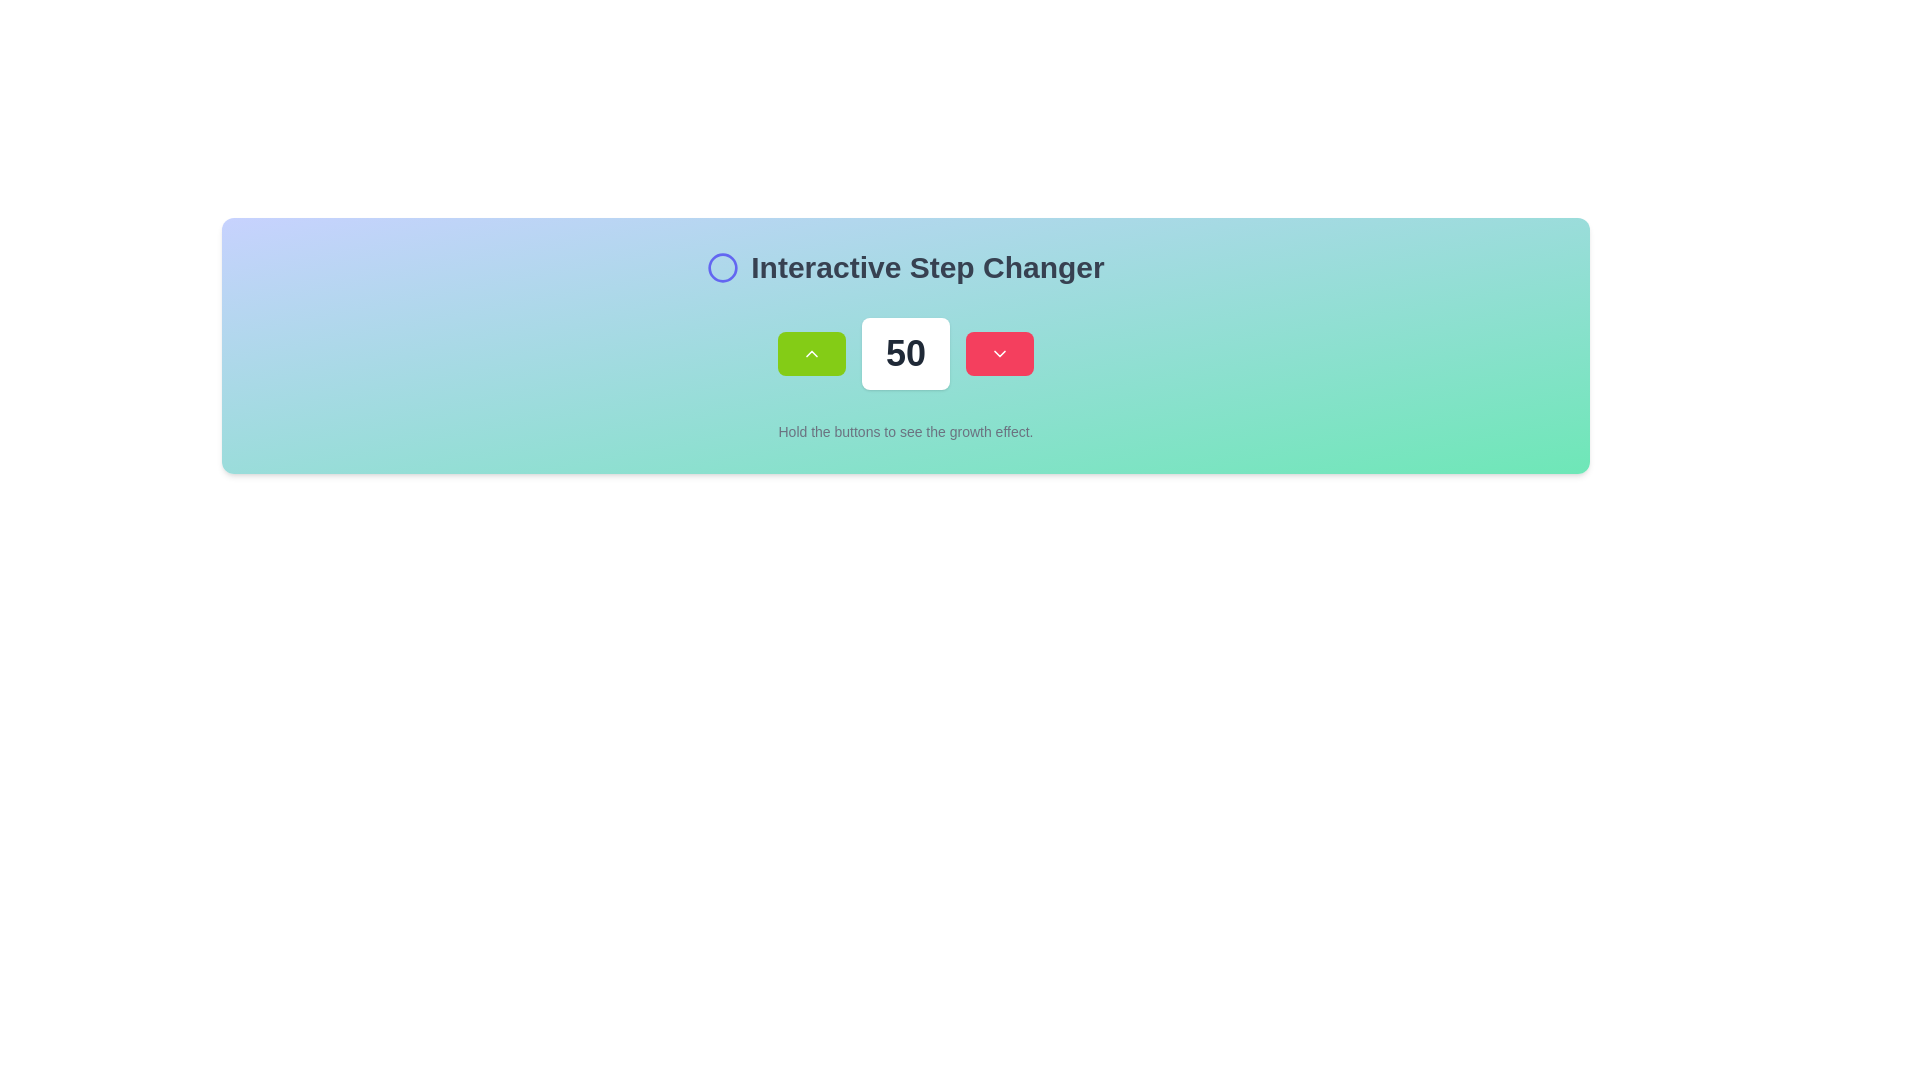  Describe the element at coordinates (905, 431) in the screenshot. I see `the static text label that provides guidance for the interactive buttons above, located at the bottom center beneath the numeric display` at that location.